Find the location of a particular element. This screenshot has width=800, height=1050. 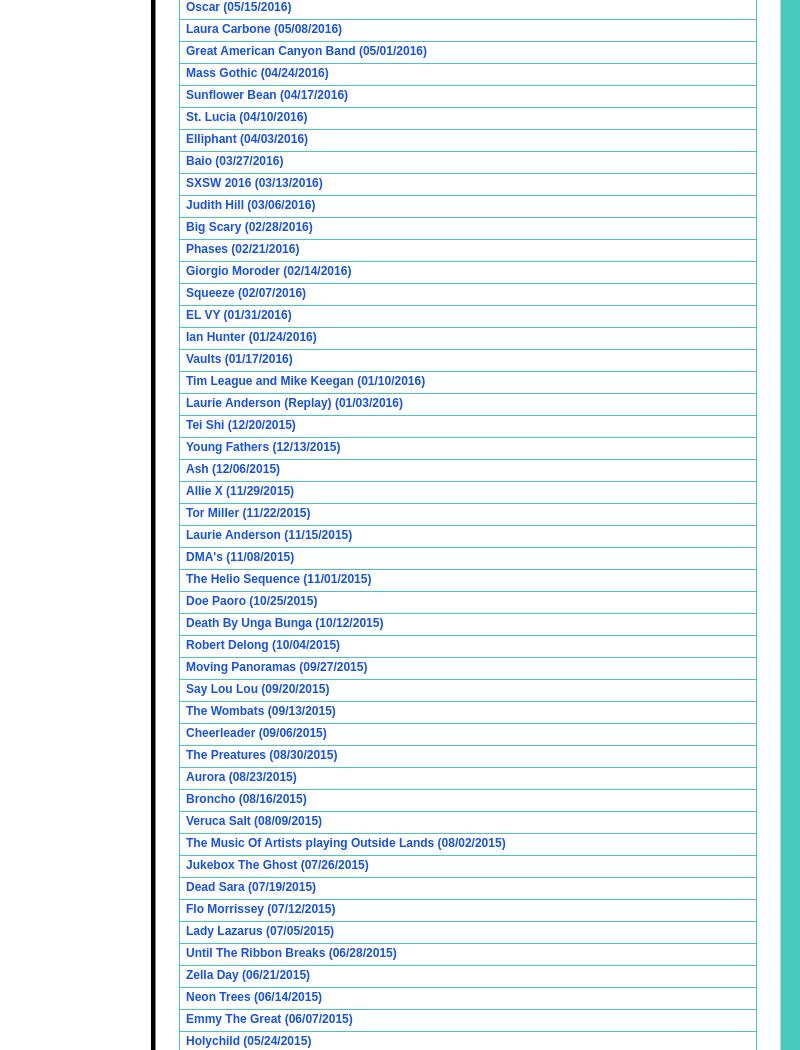

'Giorgio Moroder (02/14/2016)' is located at coordinates (268, 270).